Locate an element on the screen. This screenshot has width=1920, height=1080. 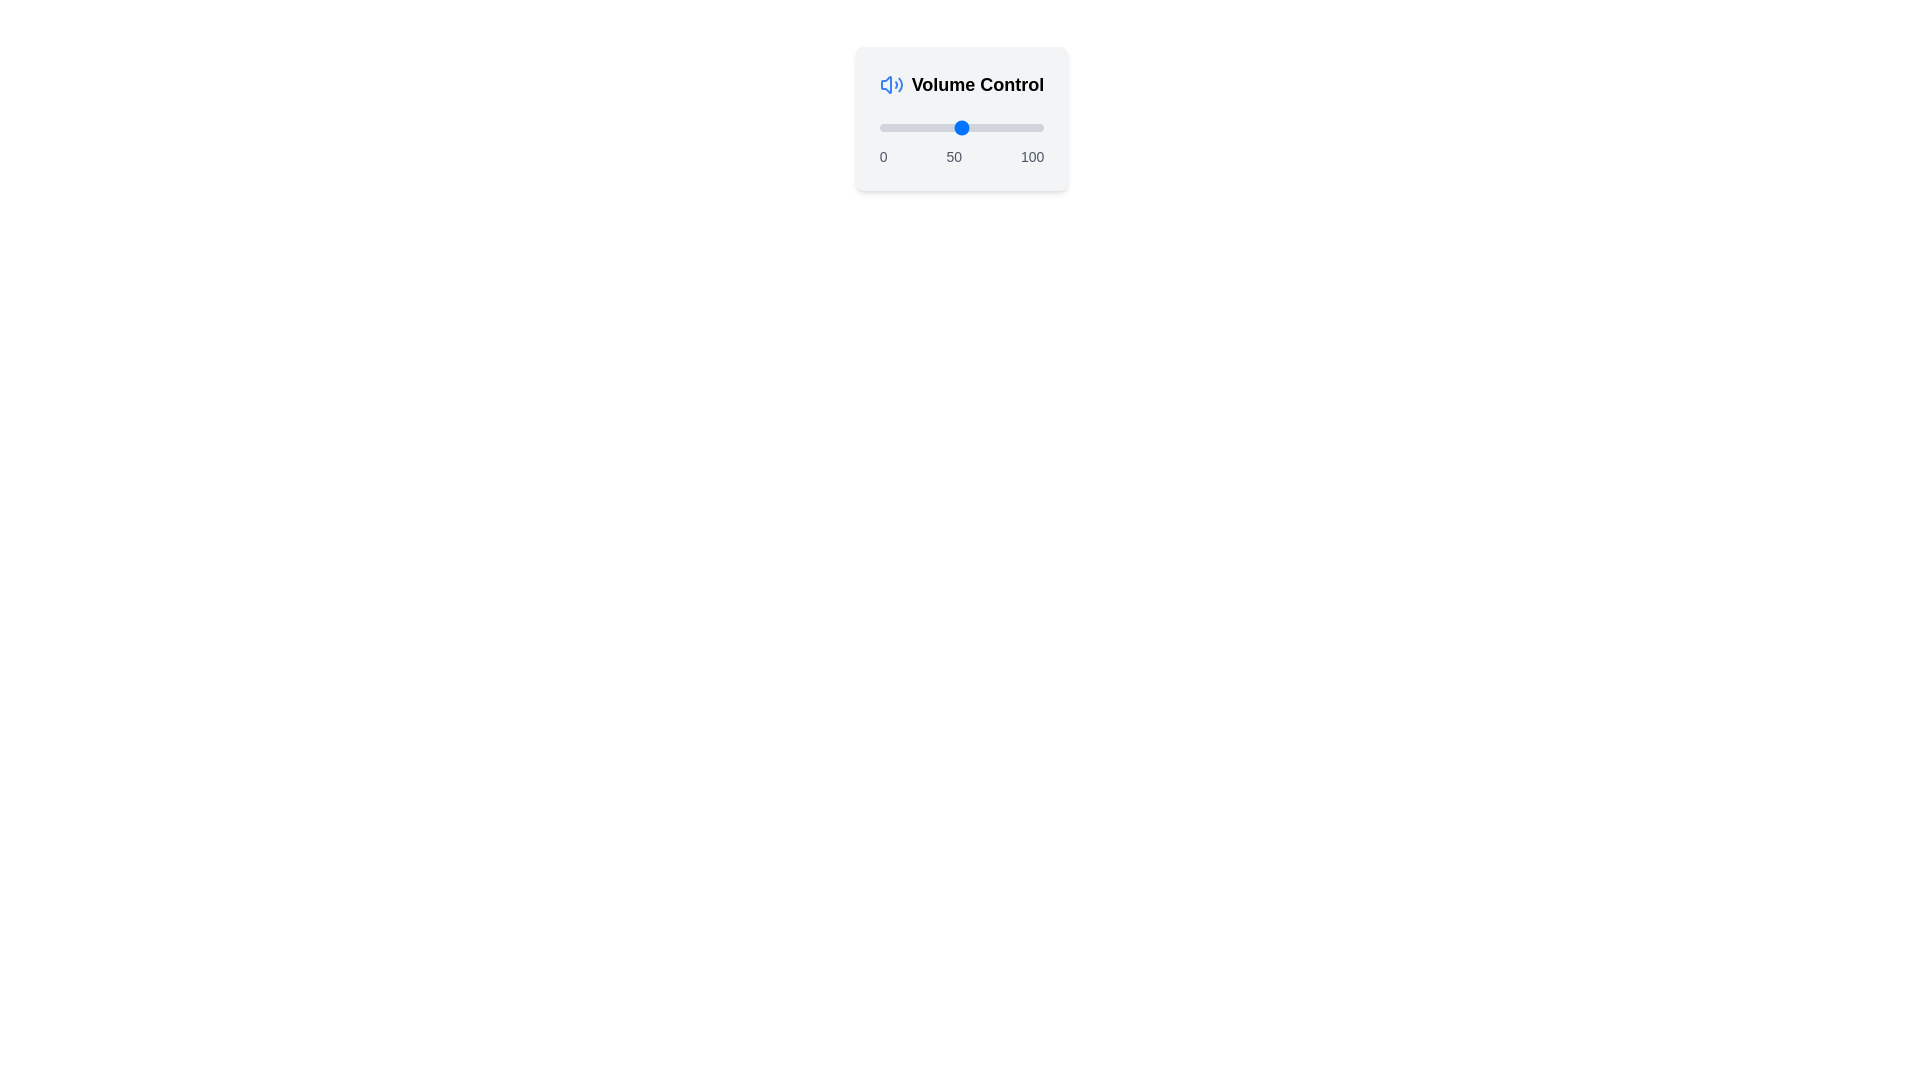
the volume is located at coordinates (936, 127).